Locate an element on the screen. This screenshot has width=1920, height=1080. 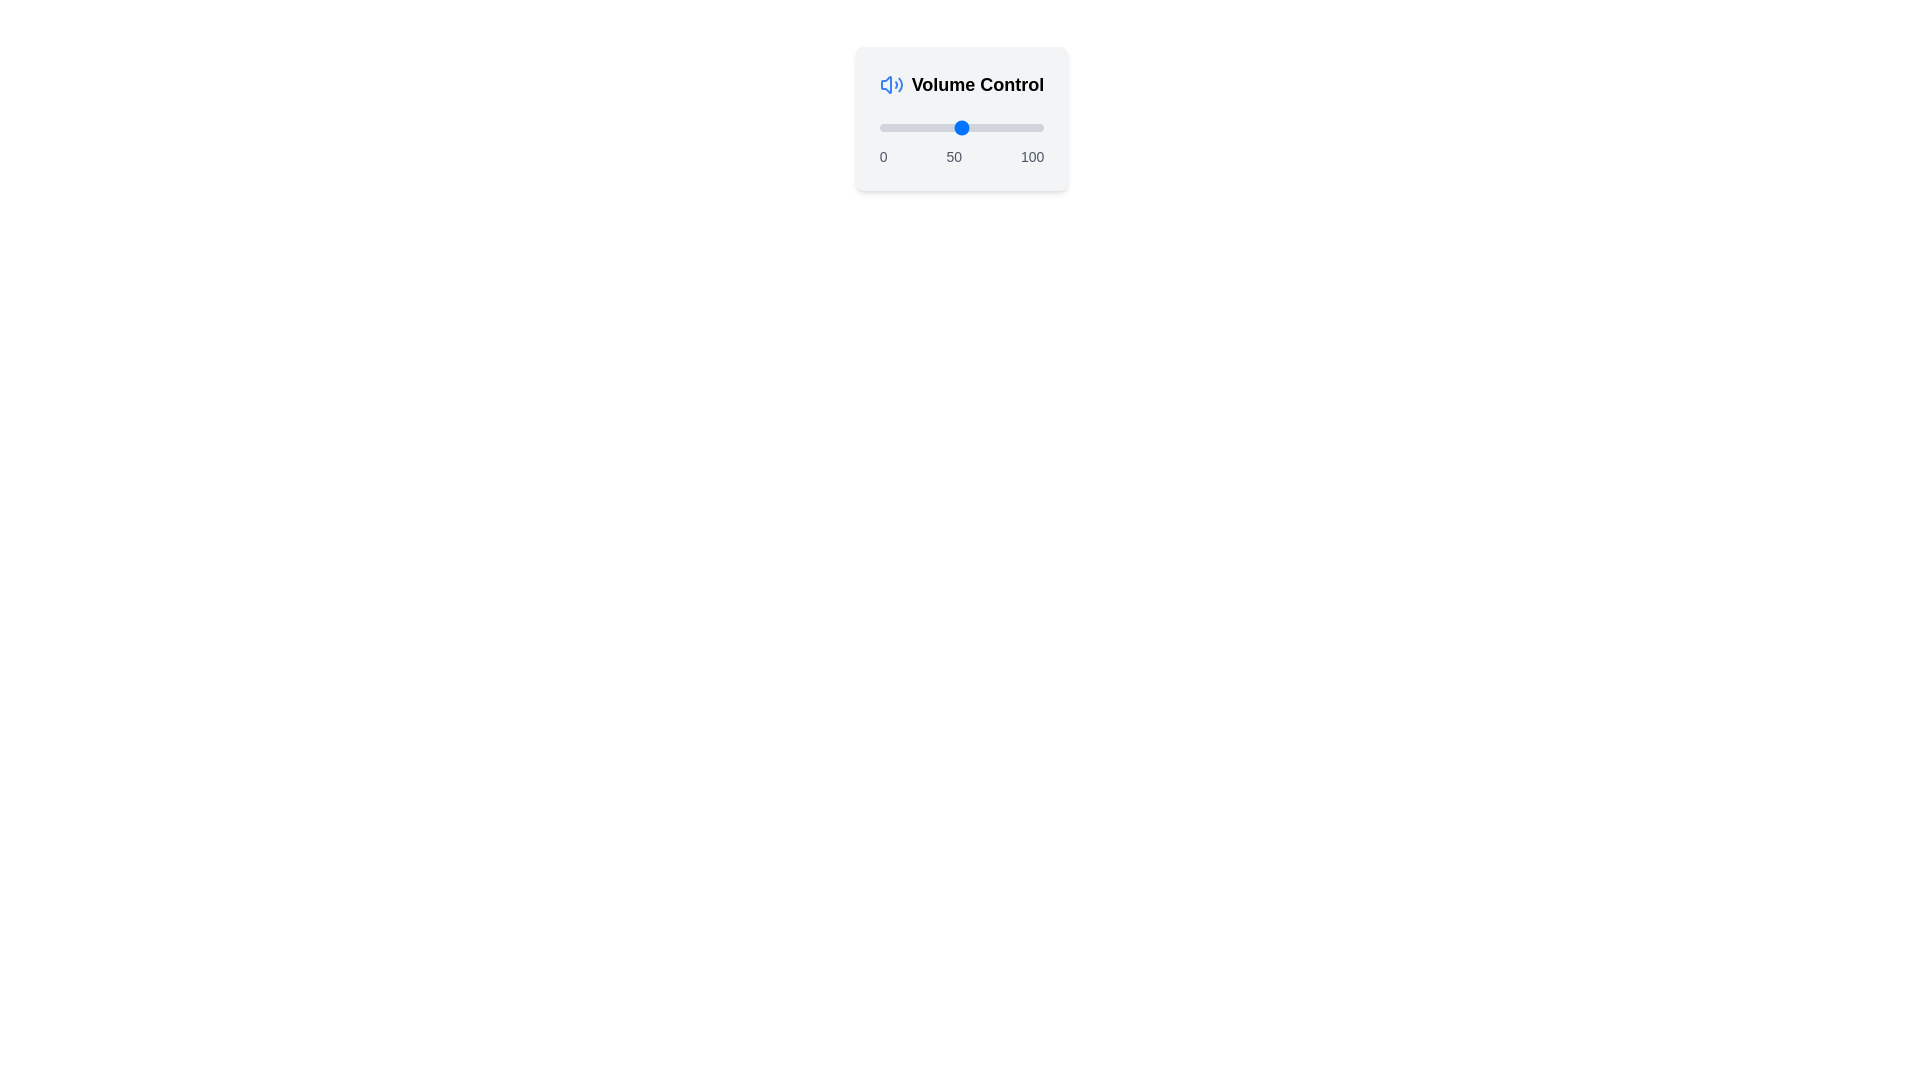
the volume is located at coordinates (936, 127).